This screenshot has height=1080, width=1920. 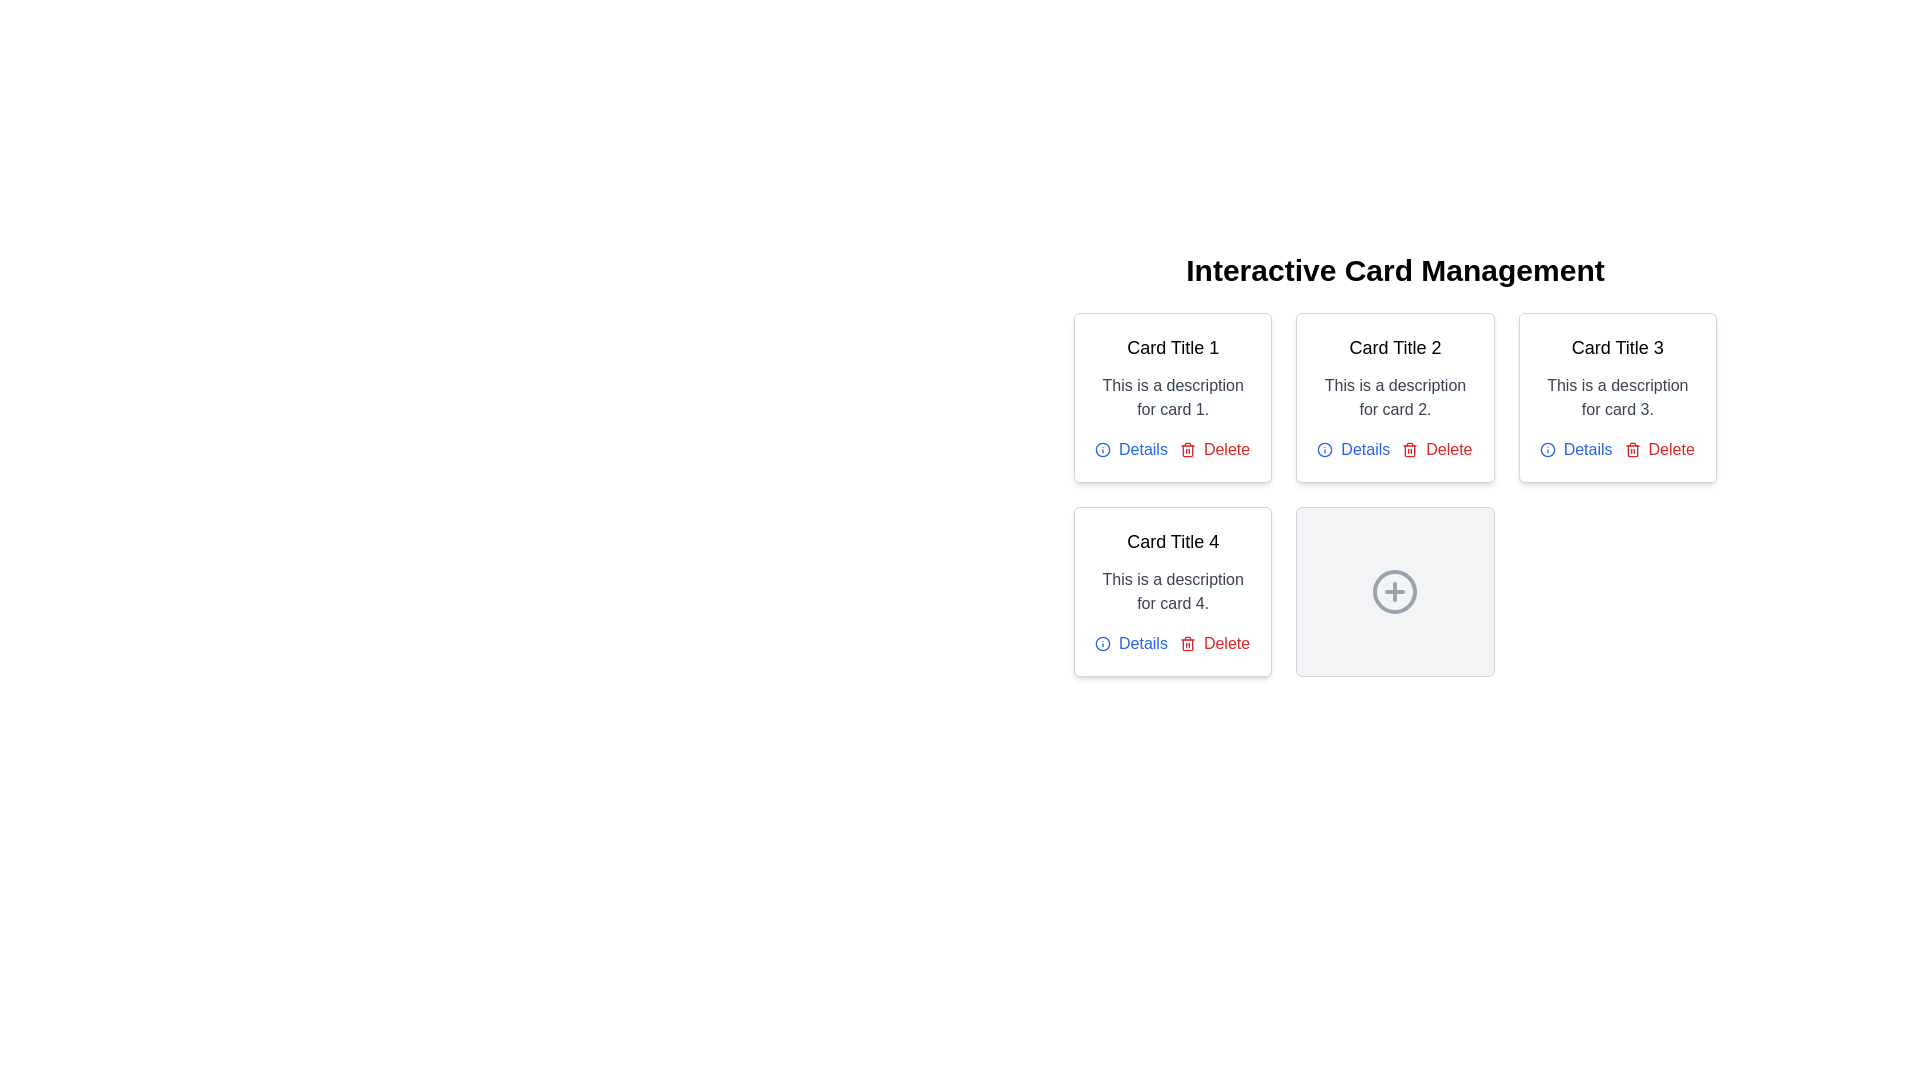 What do you see at coordinates (1173, 644) in the screenshot?
I see `the button group located at the bottom-right corner of the card labeled 'Card Title 4'` at bounding box center [1173, 644].